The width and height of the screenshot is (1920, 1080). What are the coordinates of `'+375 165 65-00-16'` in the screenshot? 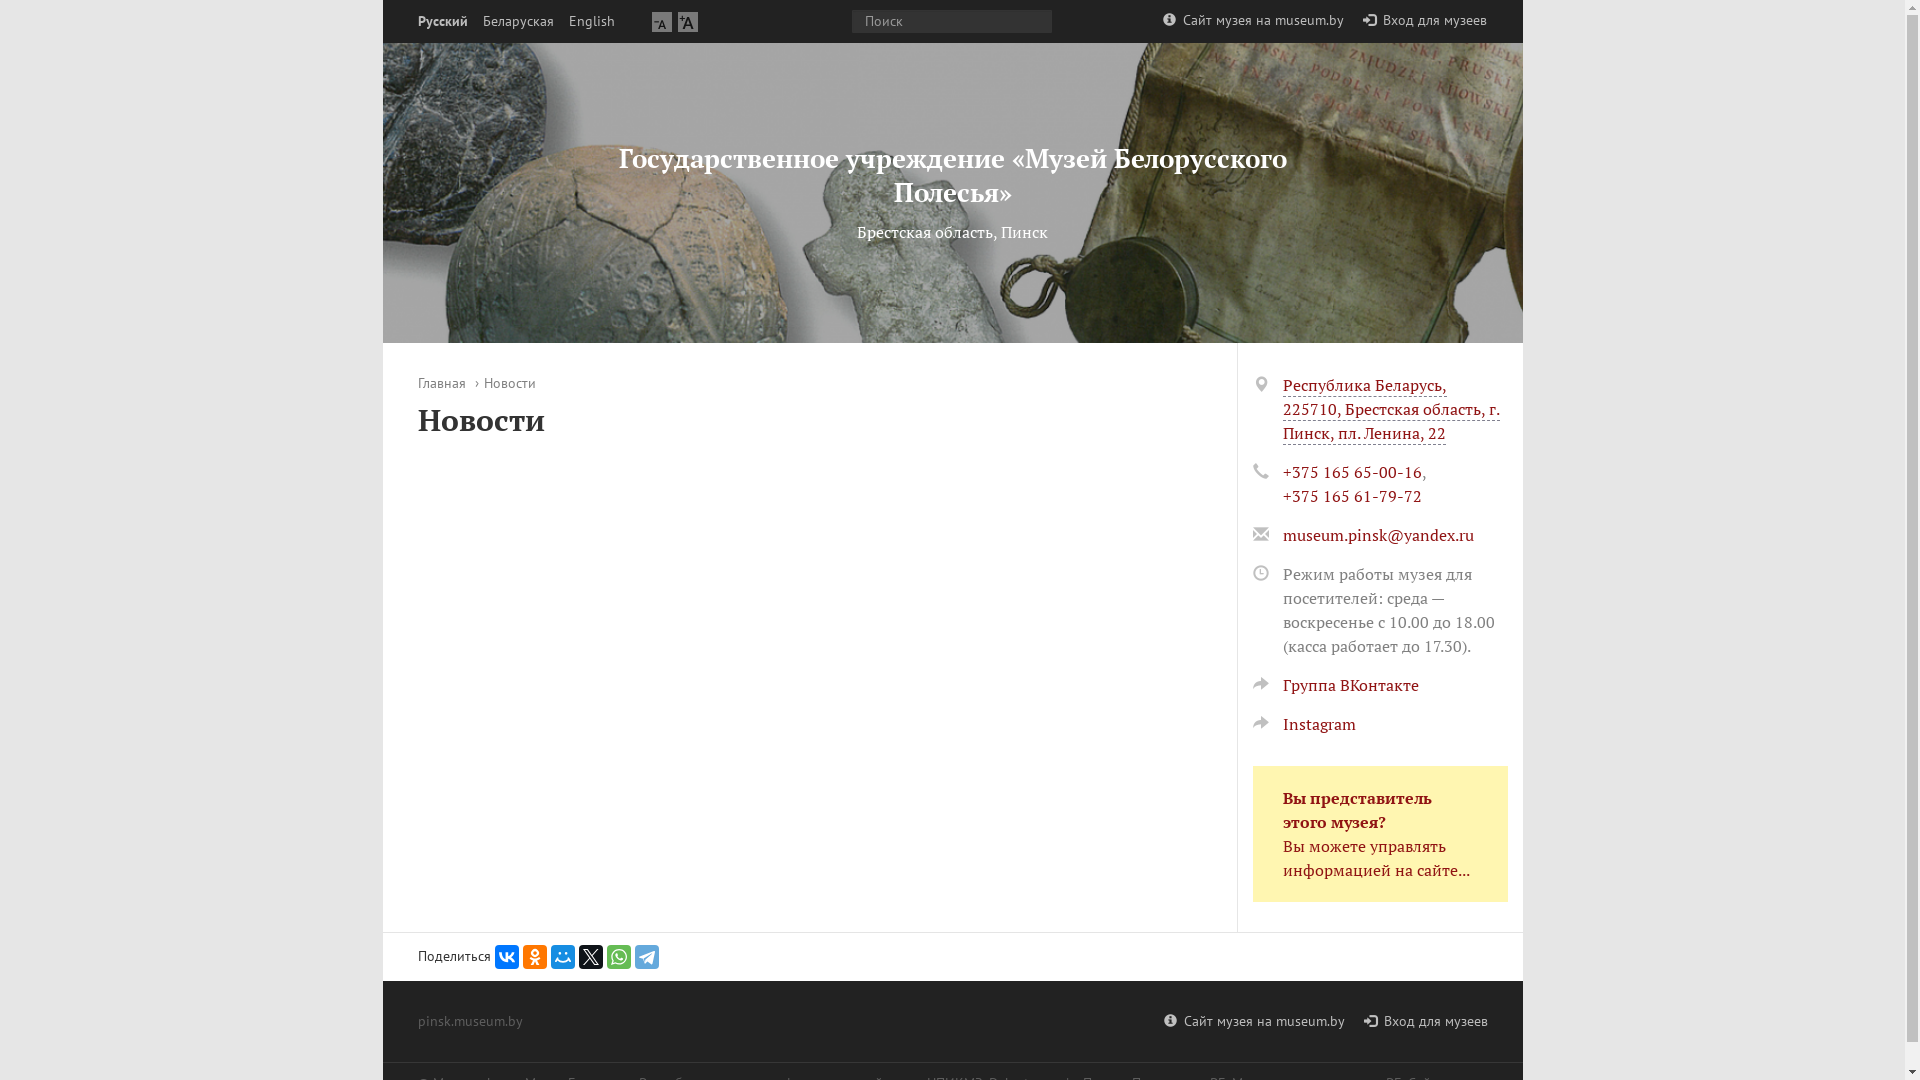 It's located at (1351, 471).